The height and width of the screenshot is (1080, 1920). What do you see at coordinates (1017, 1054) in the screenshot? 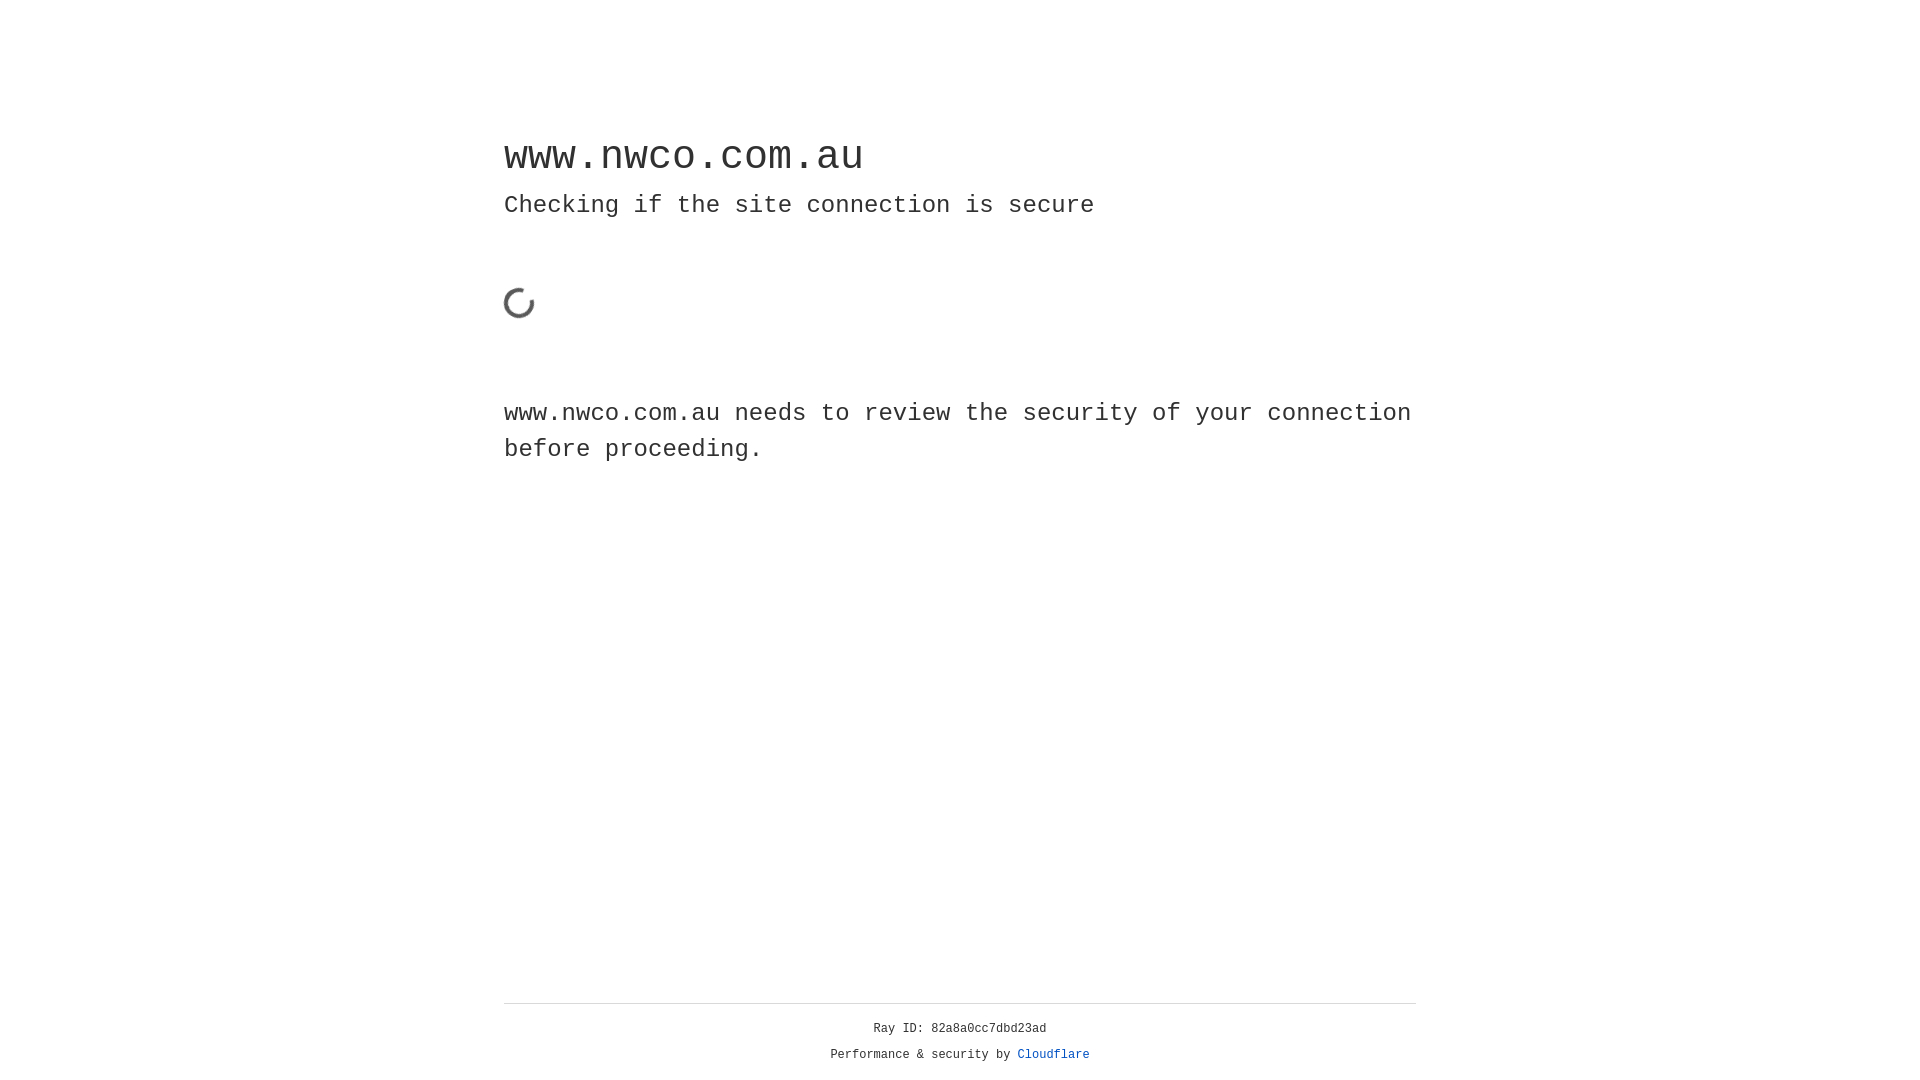
I see `'Cloudflare'` at bounding box center [1017, 1054].